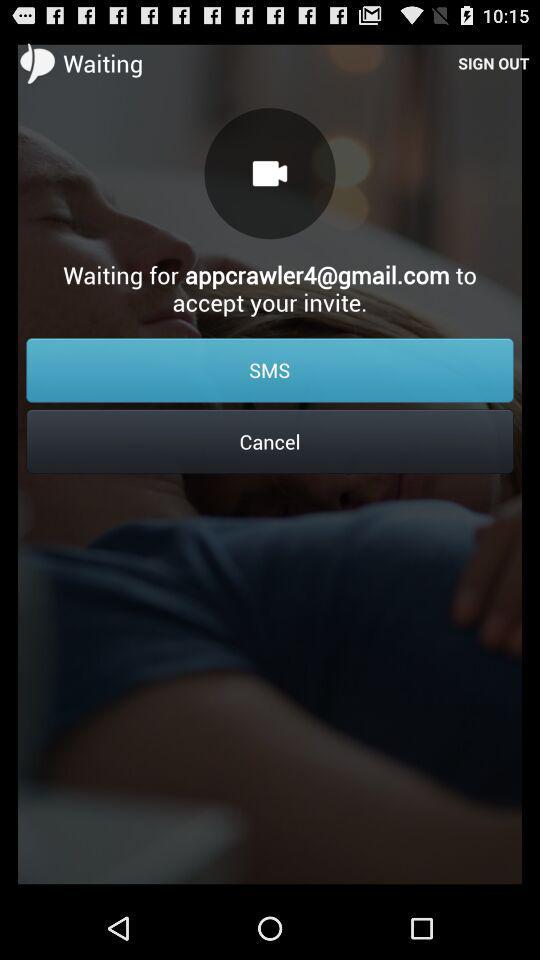  What do you see at coordinates (492, 62) in the screenshot?
I see `sign out item` at bounding box center [492, 62].